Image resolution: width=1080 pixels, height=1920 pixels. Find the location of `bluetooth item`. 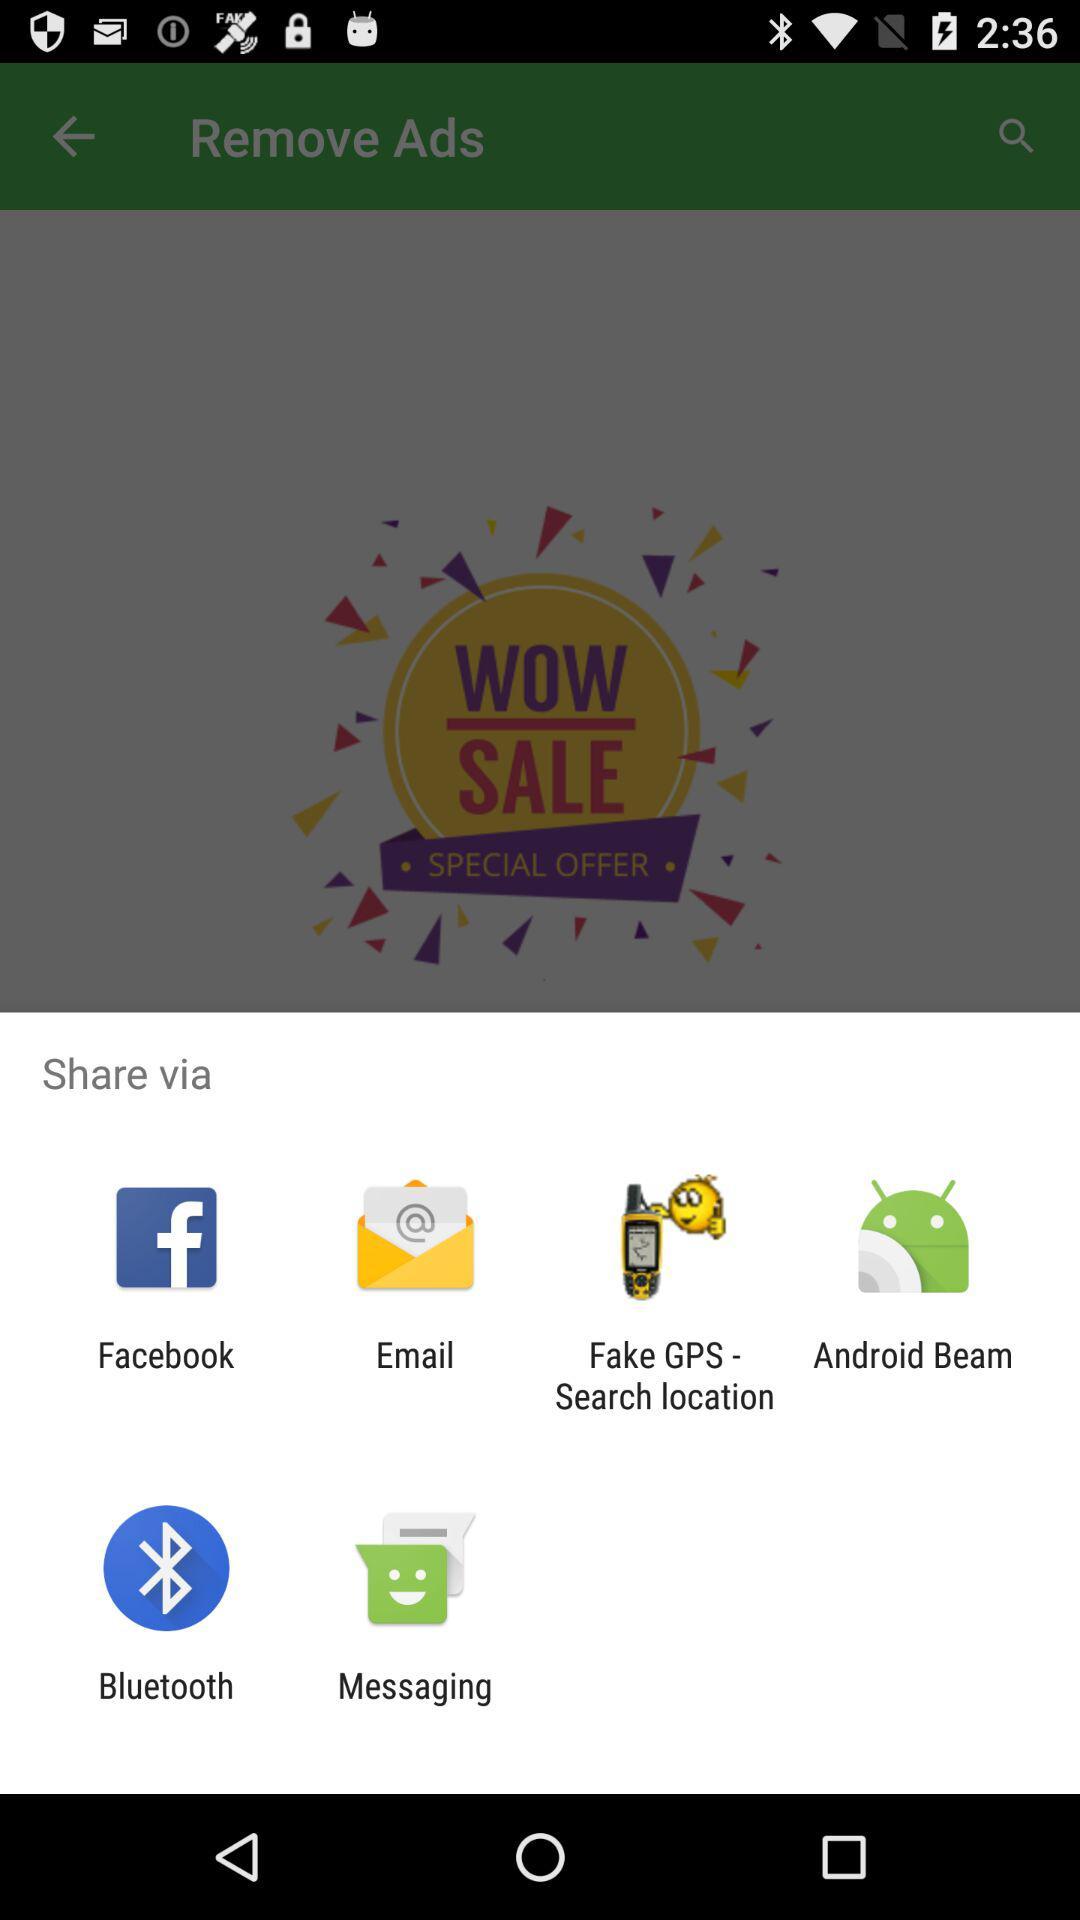

bluetooth item is located at coordinates (165, 1705).